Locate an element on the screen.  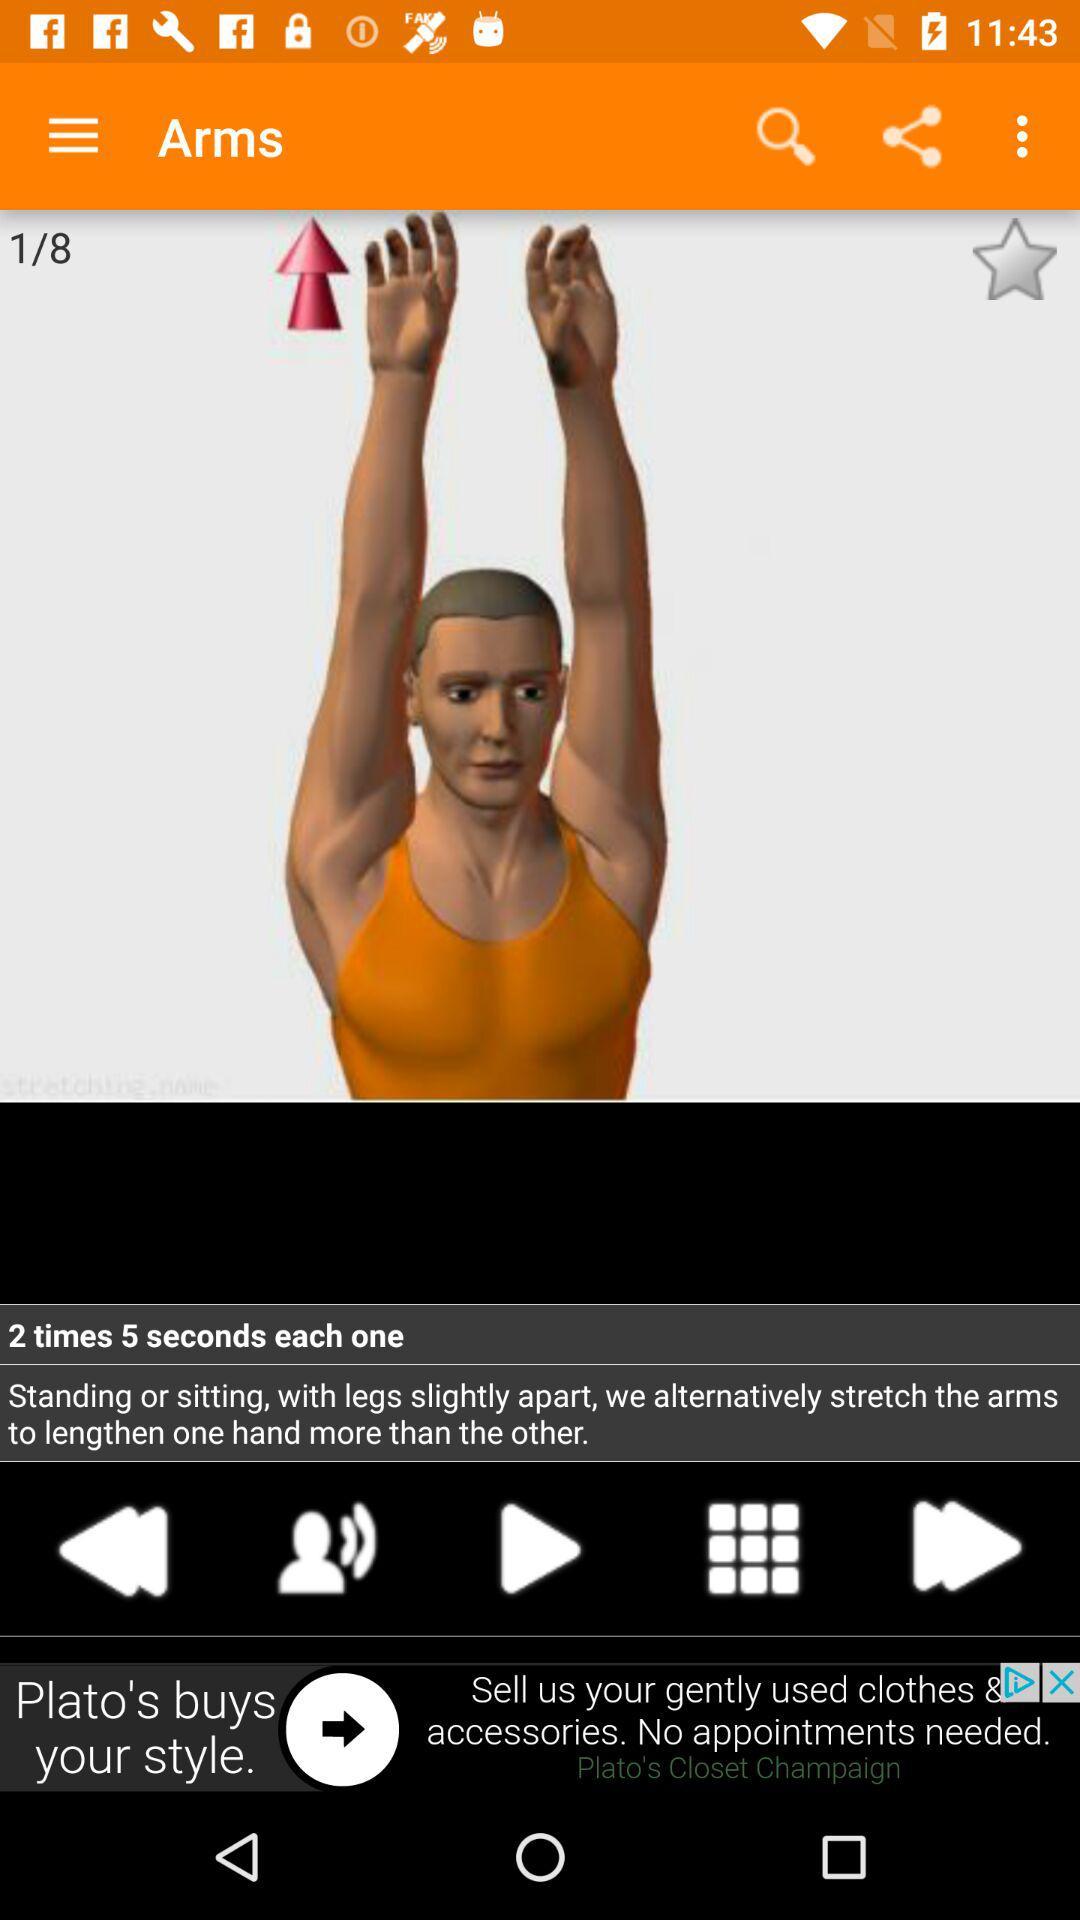
the arrow_forward icon is located at coordinates (964, 1547).